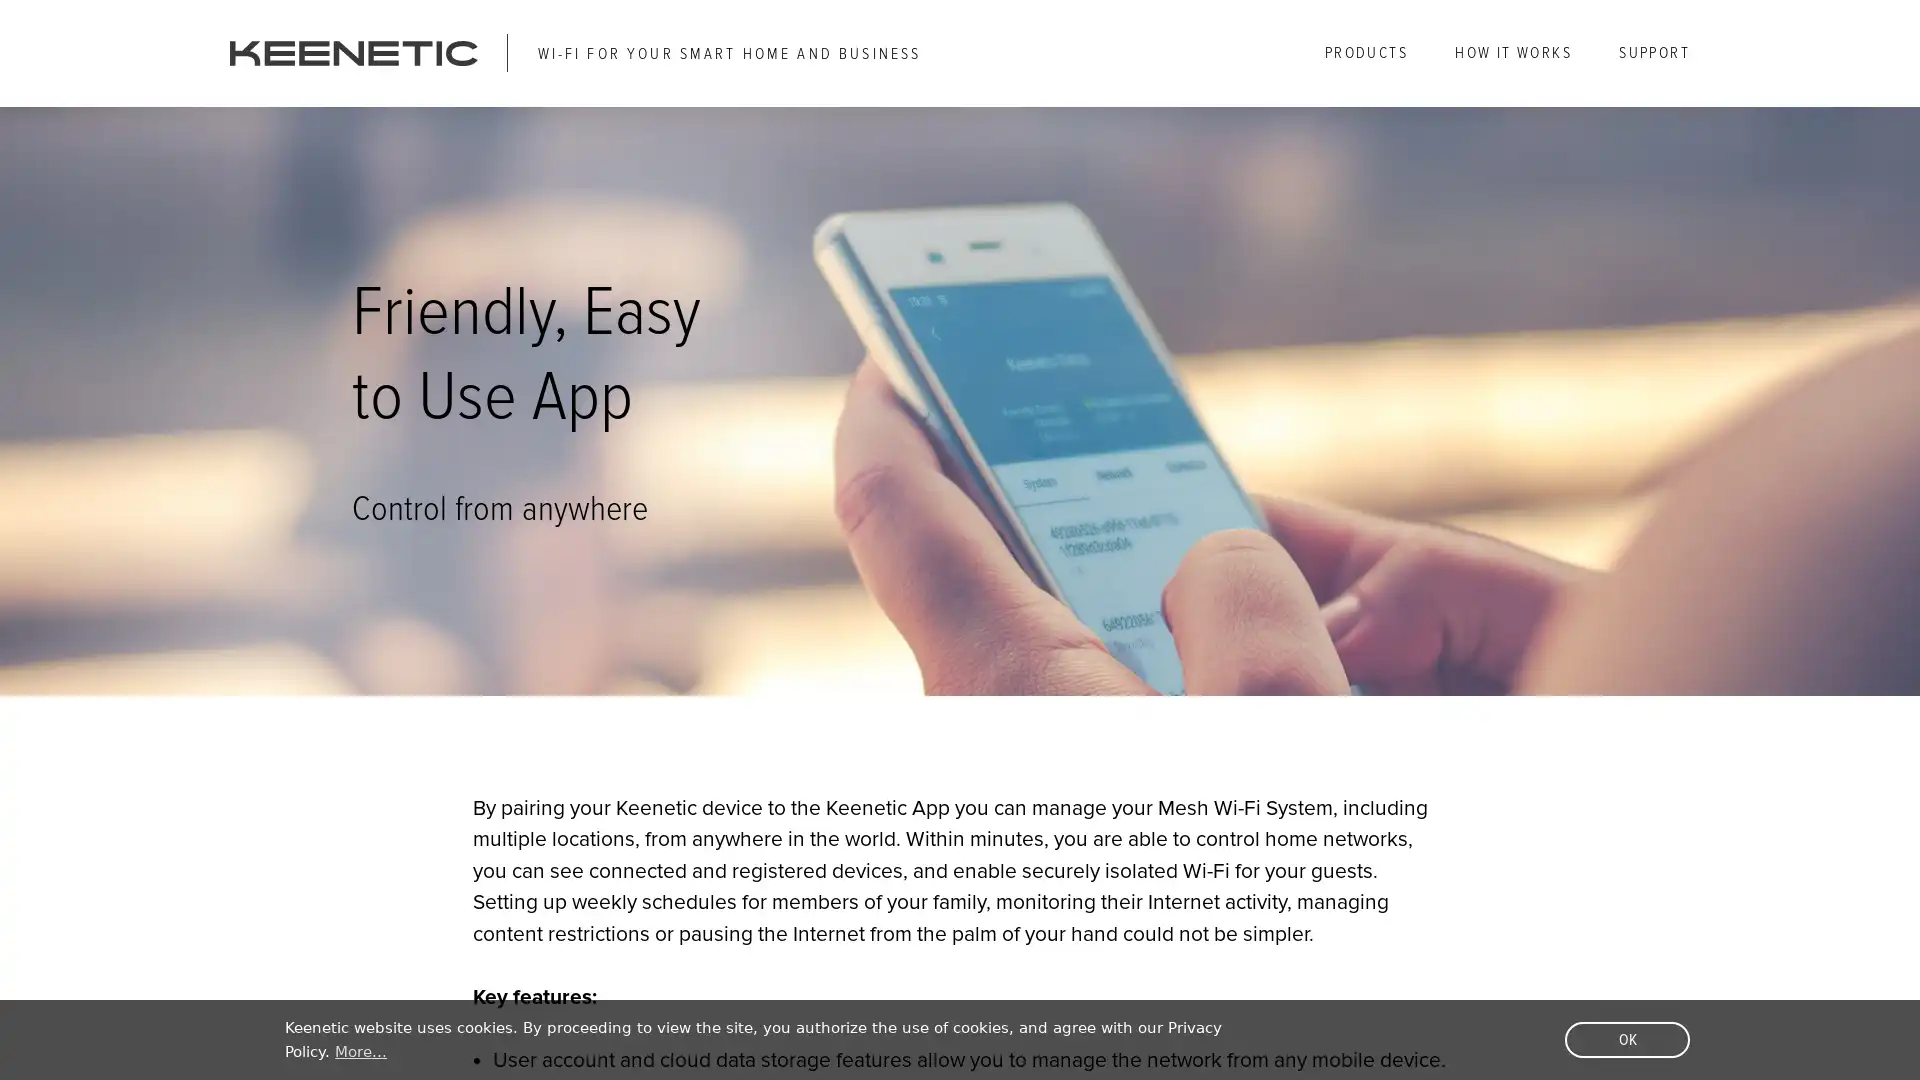 The height and width of the screenshot is (1080, 1920). Describe the element at coordinates (1627, 1038) in the screenshot. I see `dismiss cookie message` at that location.